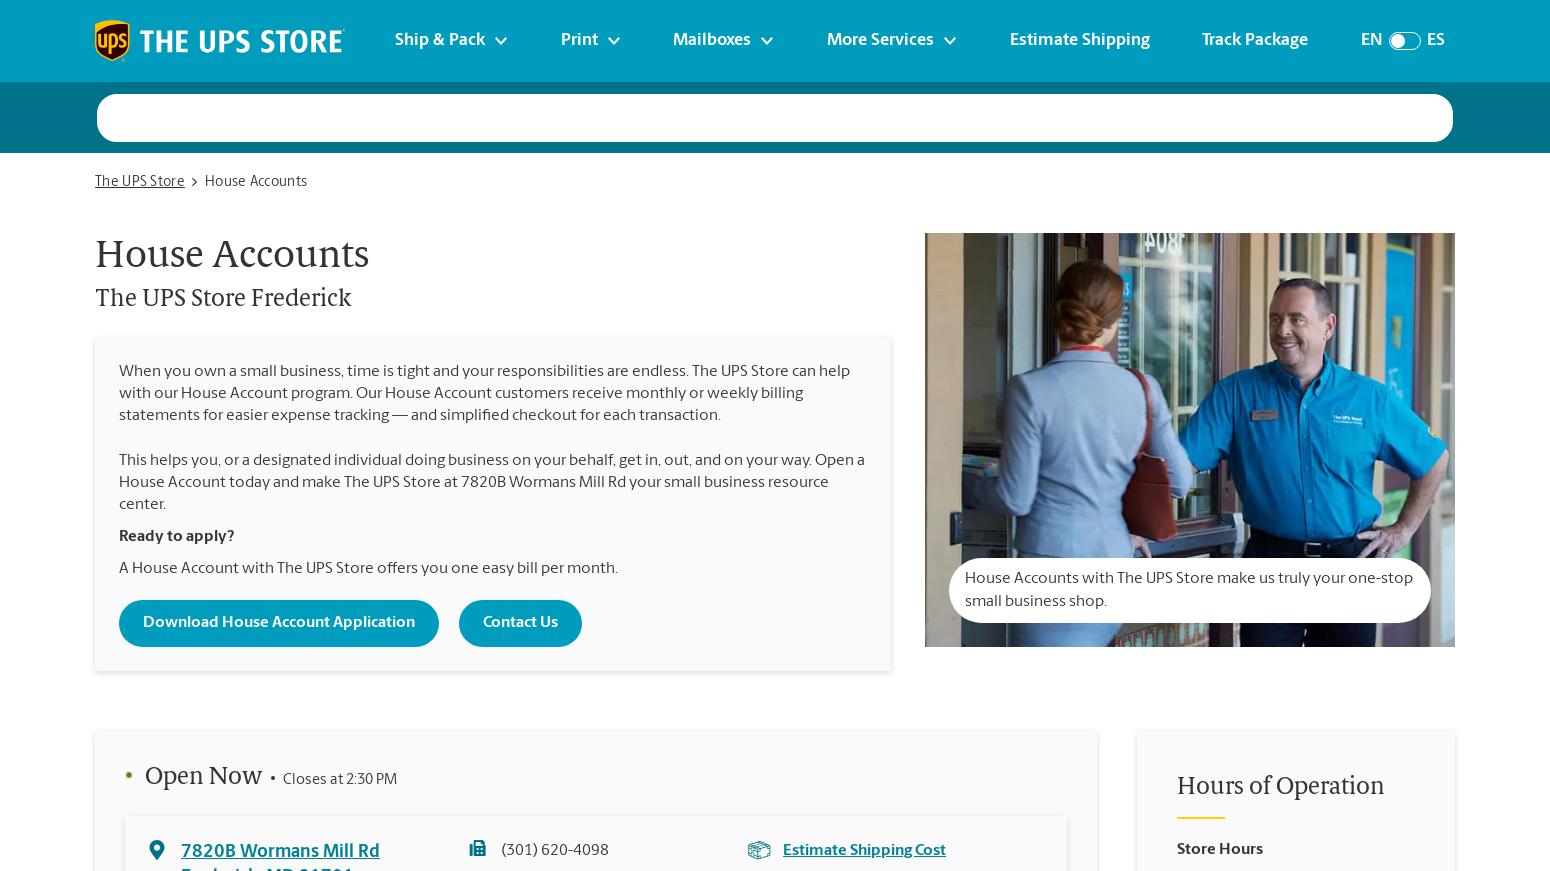 The height and width of the screenshot is (871, 1550). Describe the element at coordinates (1220, 850) in the screenshot. I see `'Store Hours'` at that location.